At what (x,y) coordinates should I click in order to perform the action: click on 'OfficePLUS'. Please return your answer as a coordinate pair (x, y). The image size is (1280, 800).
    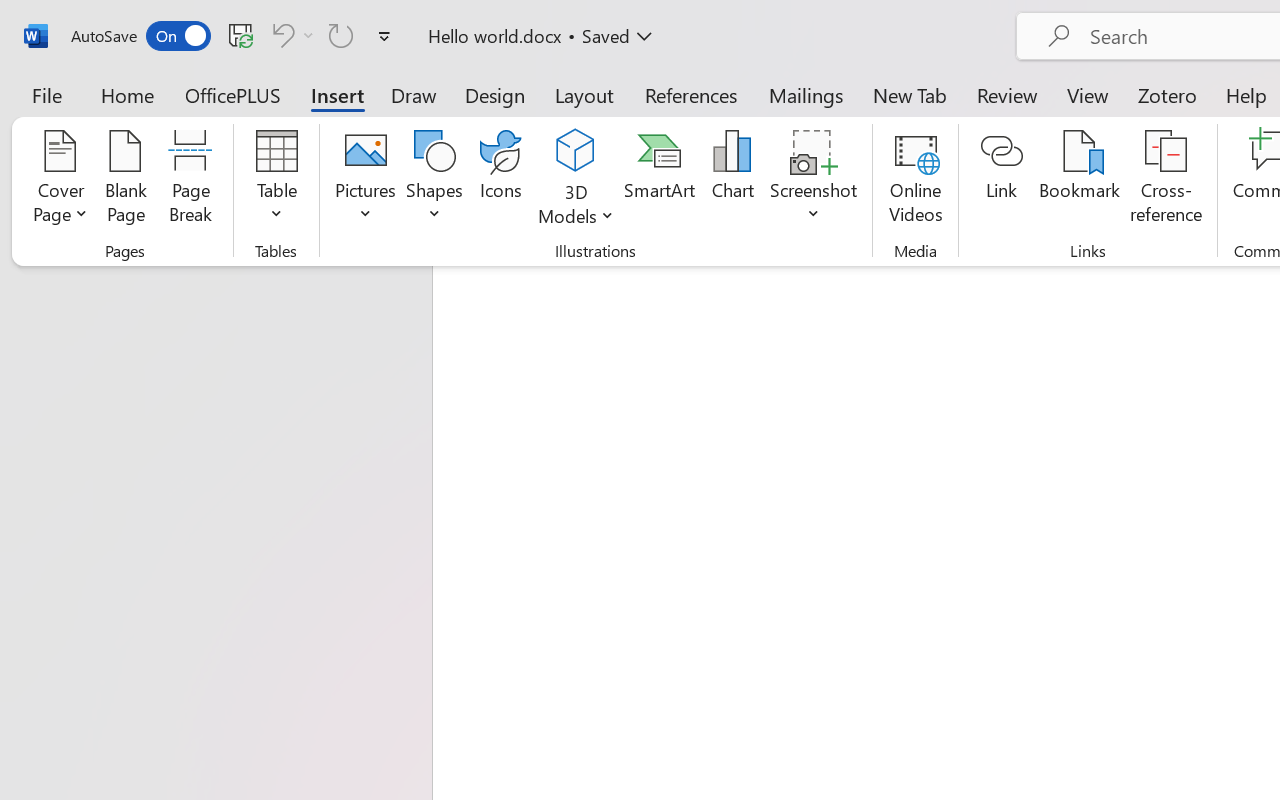
    Looking at the image, I should click on (233, 94).